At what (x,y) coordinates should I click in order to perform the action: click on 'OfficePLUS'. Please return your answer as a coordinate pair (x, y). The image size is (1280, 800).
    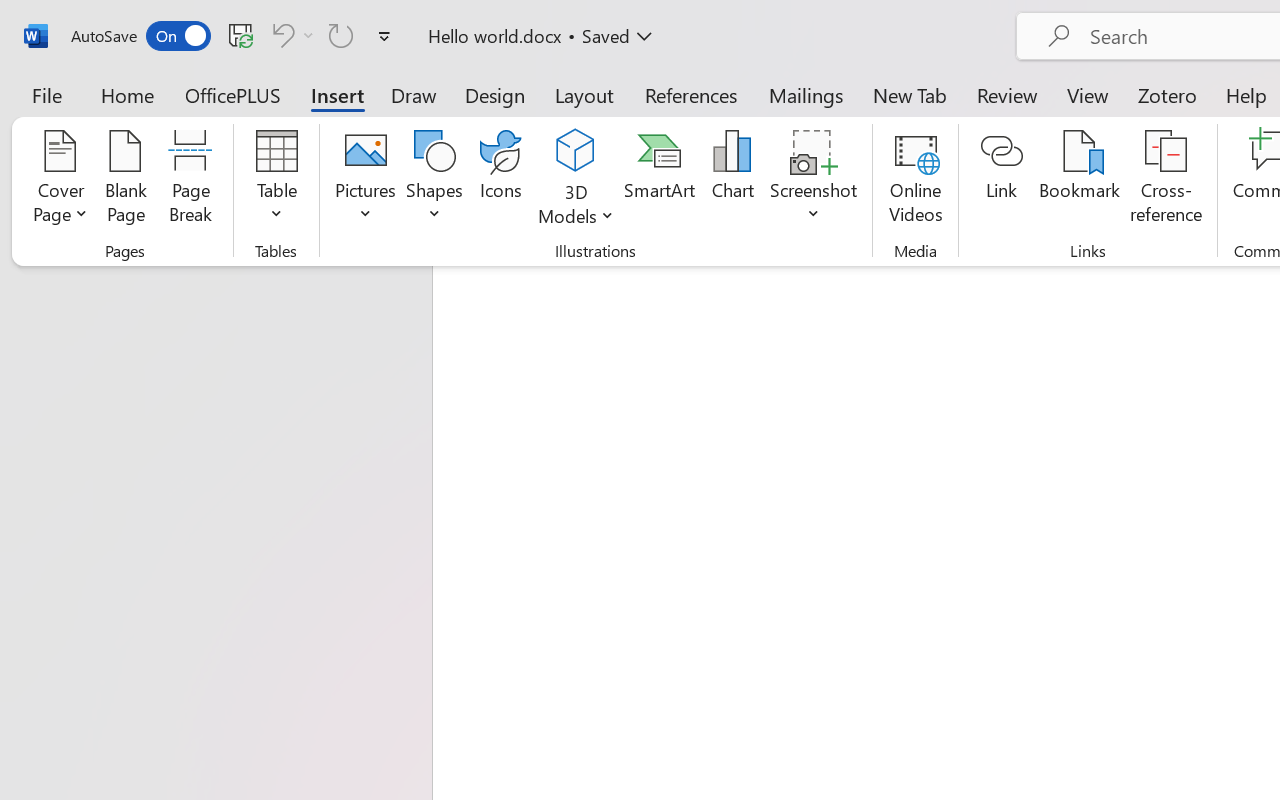
    Looking at the image, I should click on (233, 94).